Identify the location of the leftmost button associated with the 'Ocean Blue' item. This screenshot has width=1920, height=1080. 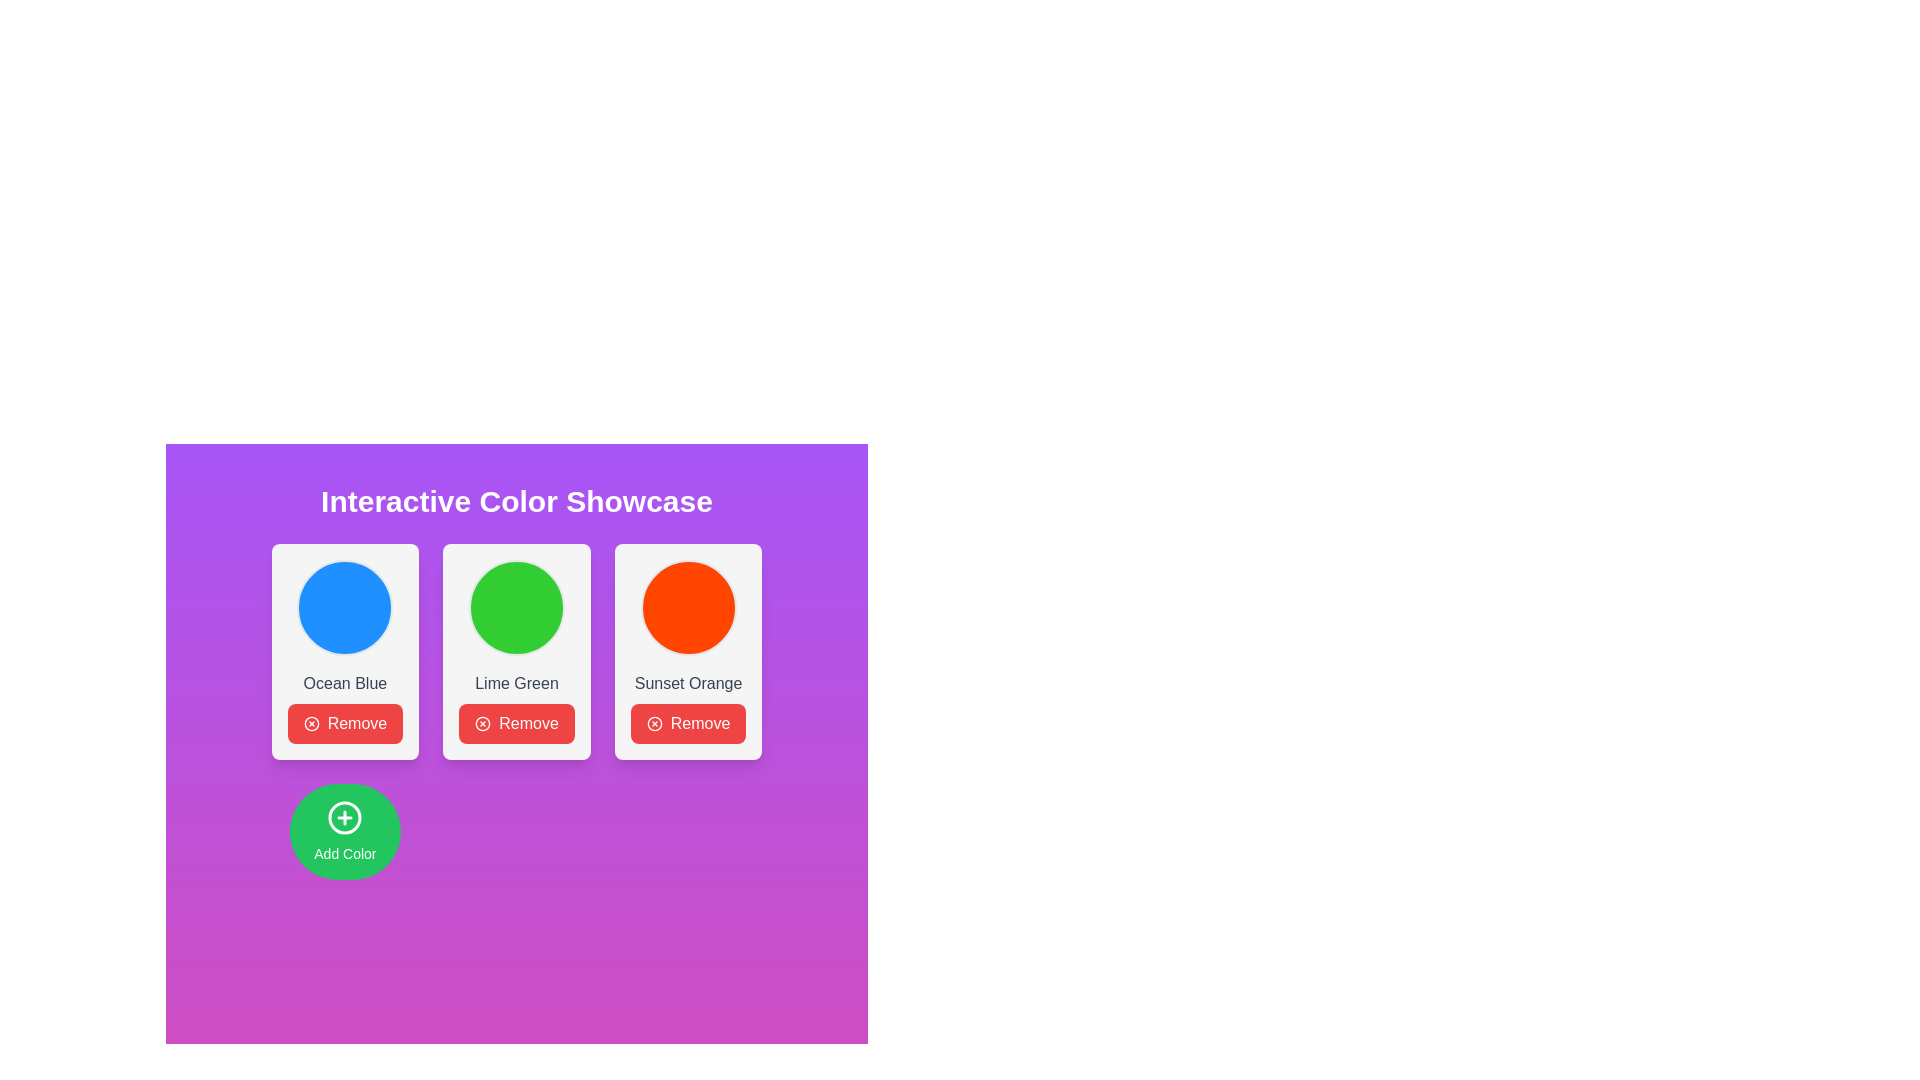
(345, 724).